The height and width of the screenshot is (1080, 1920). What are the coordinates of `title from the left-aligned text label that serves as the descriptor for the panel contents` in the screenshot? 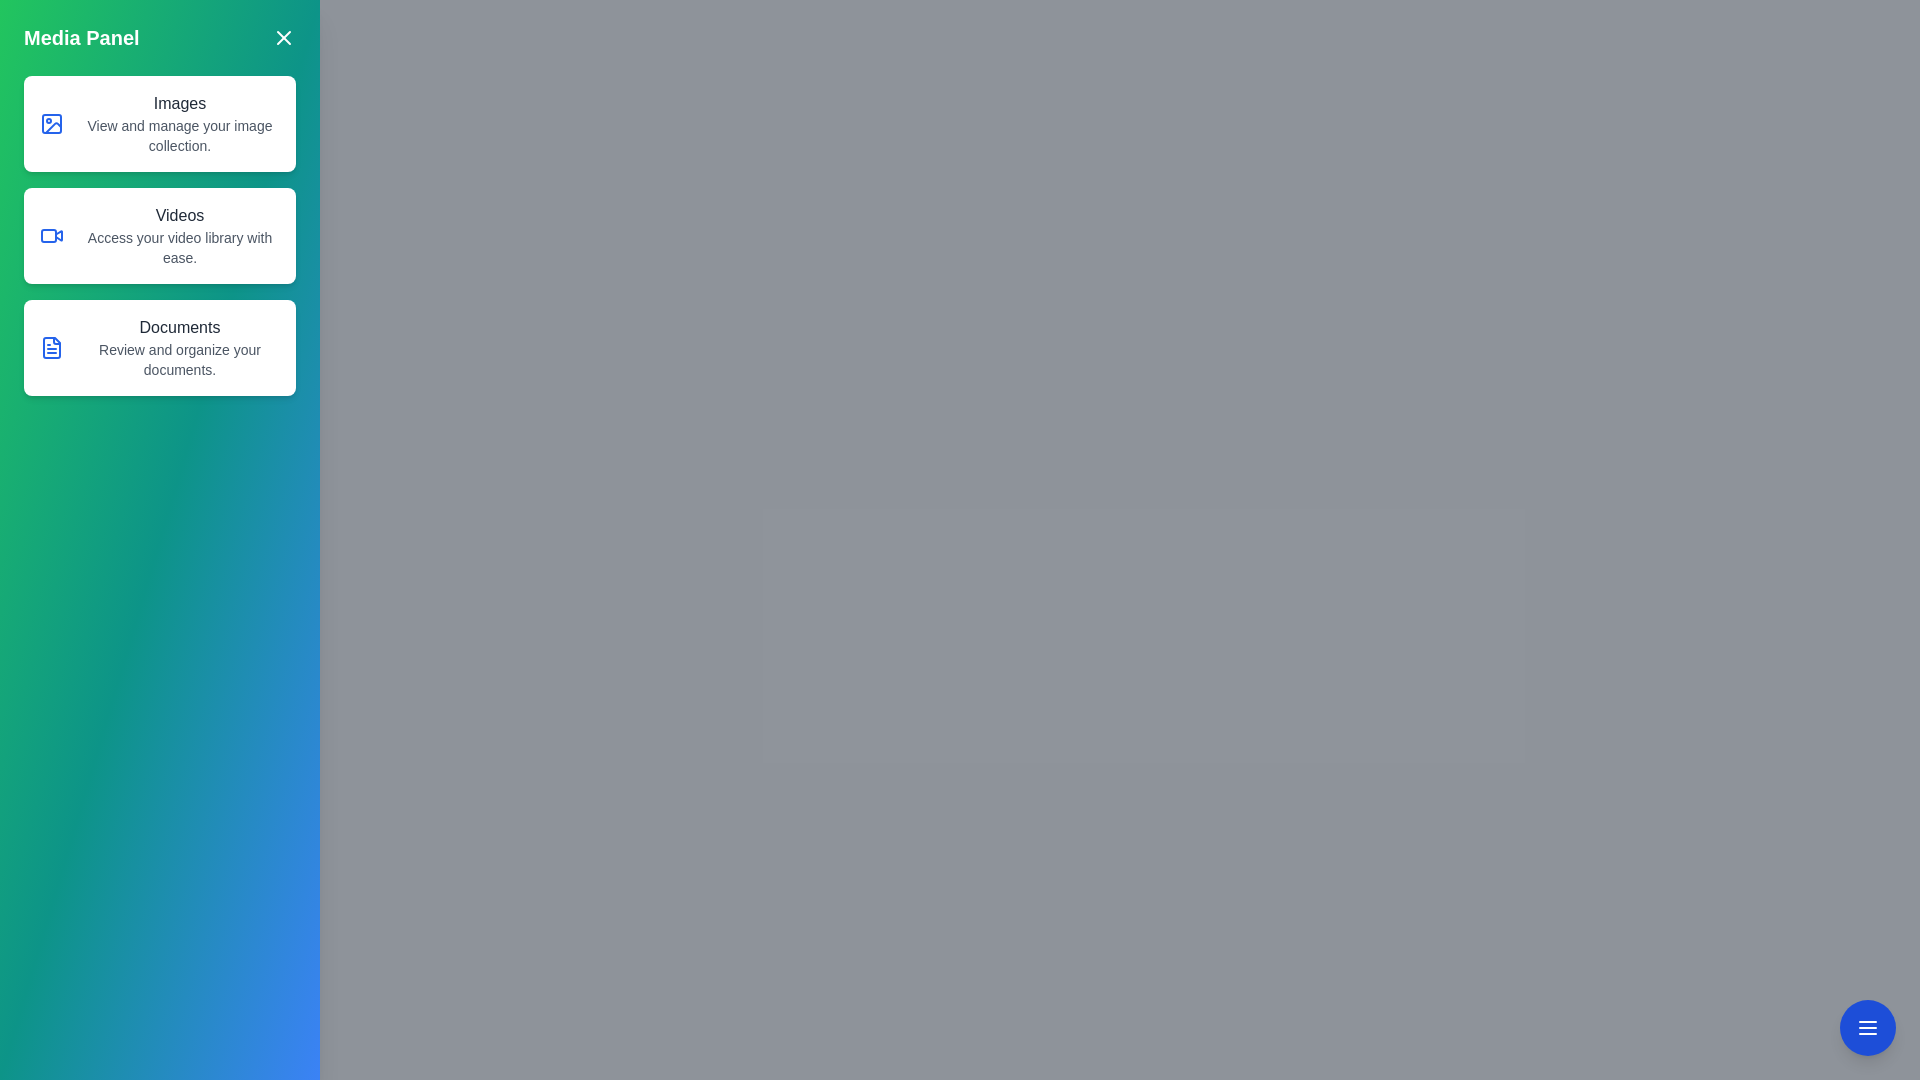 It's located at (80, 38).